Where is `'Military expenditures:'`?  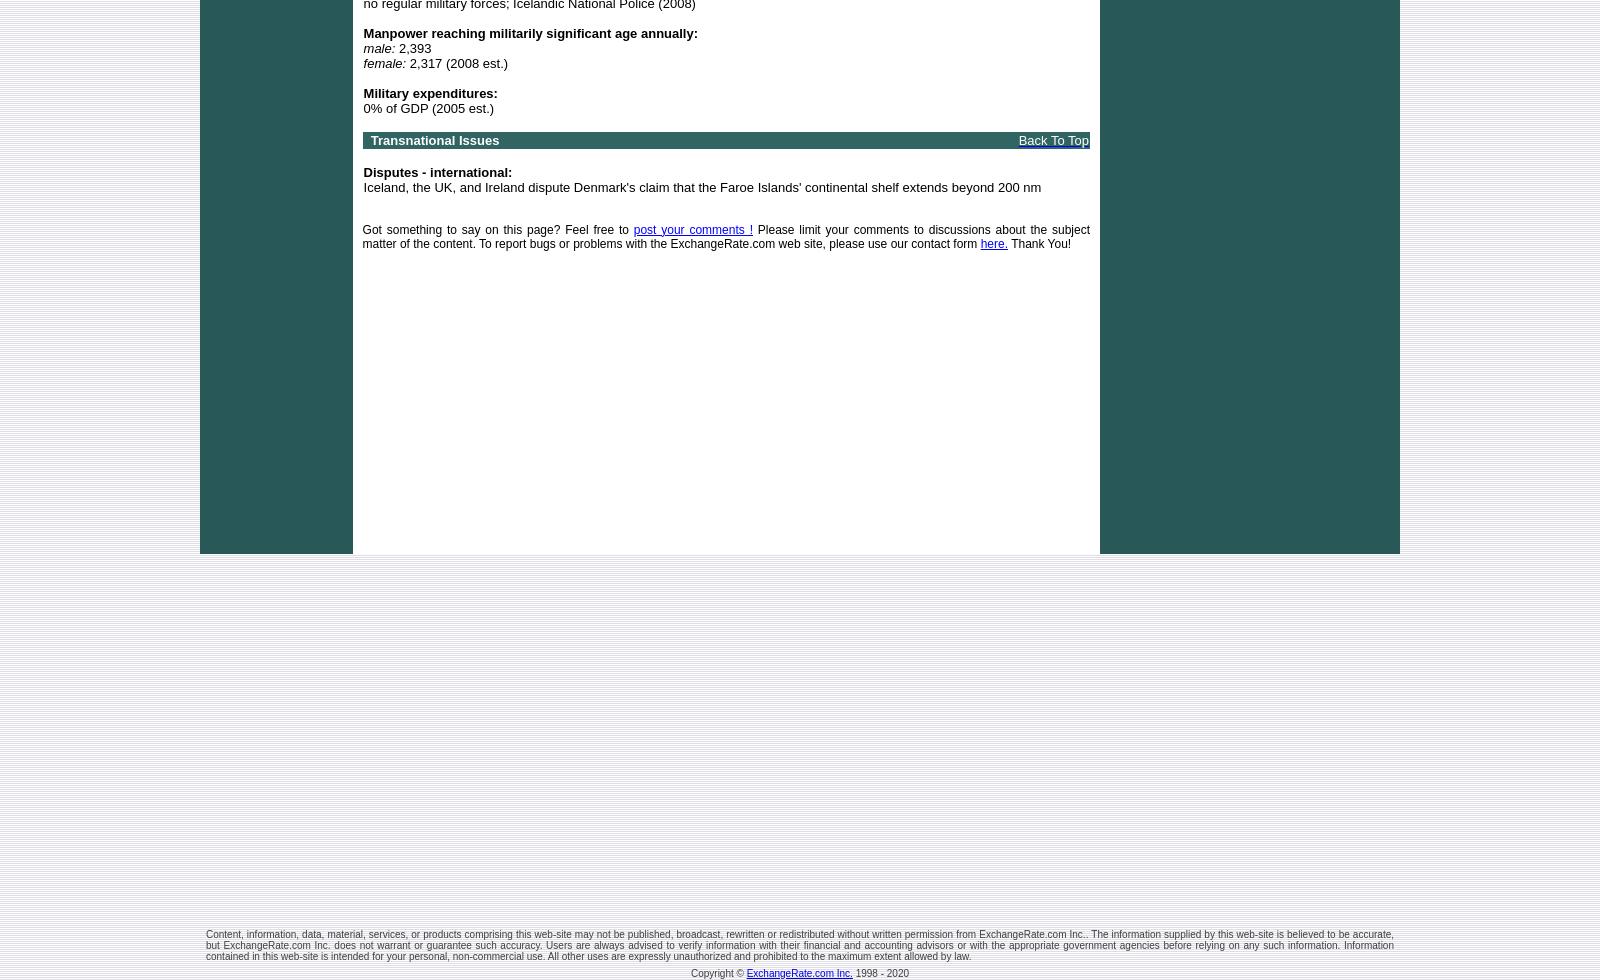
'Military expenditures:' is located at coordinates (428, 92).